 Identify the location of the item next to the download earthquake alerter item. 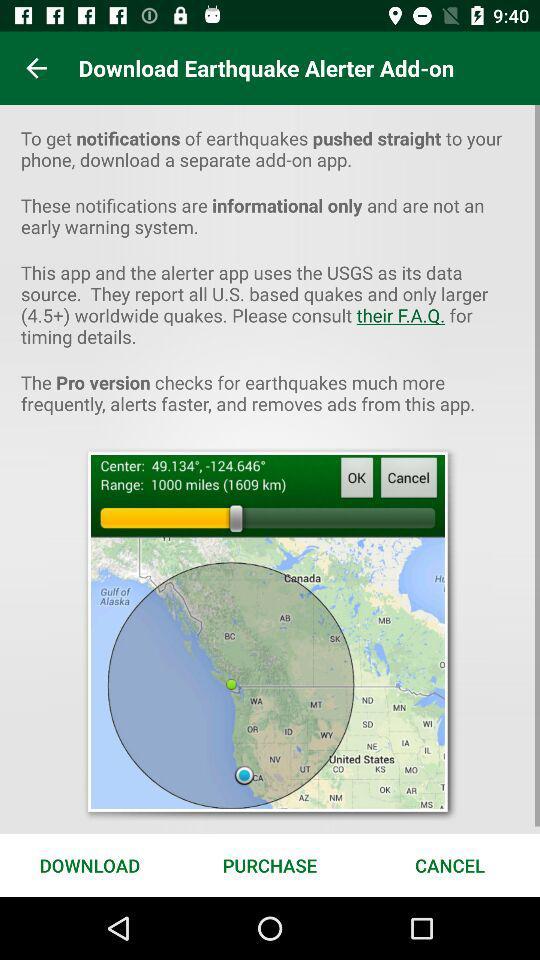
(36, 68).